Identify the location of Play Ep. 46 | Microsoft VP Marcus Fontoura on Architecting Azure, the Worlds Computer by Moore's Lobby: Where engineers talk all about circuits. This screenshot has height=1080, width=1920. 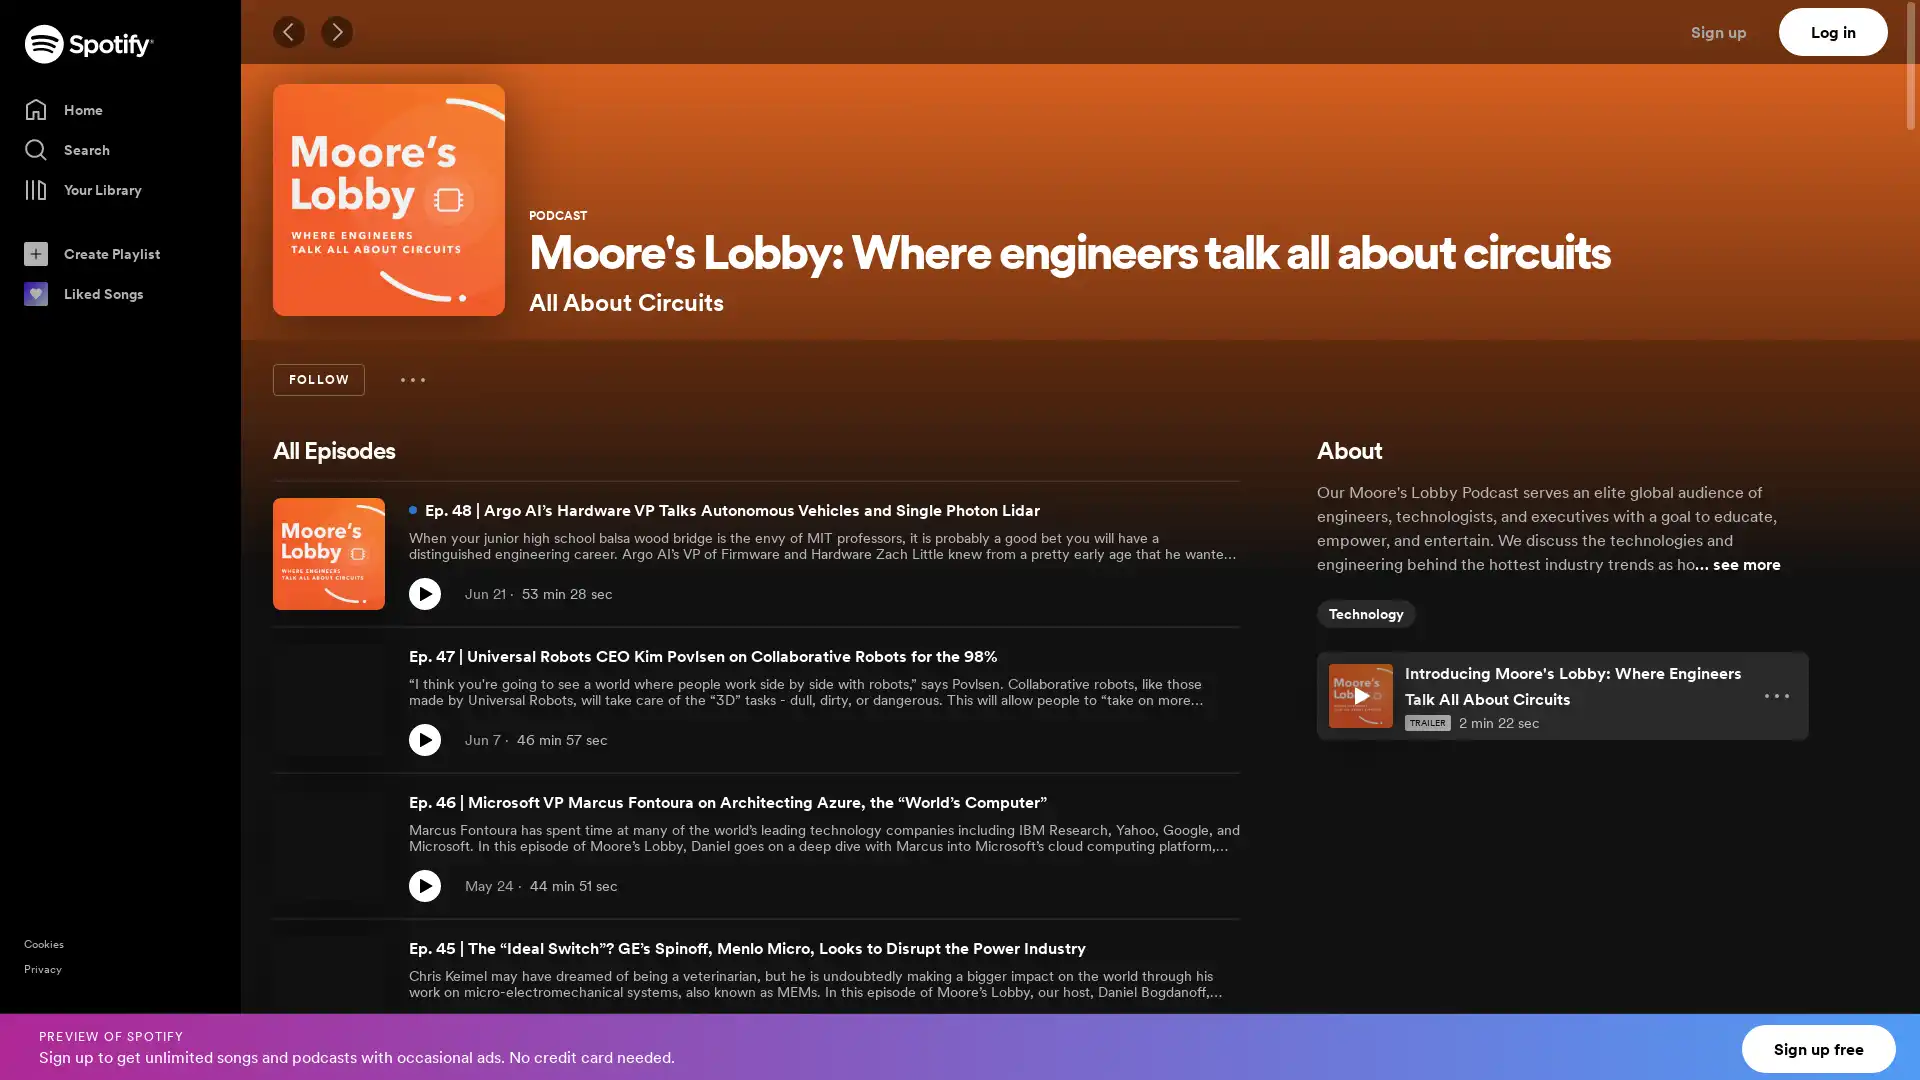
(424, 885).